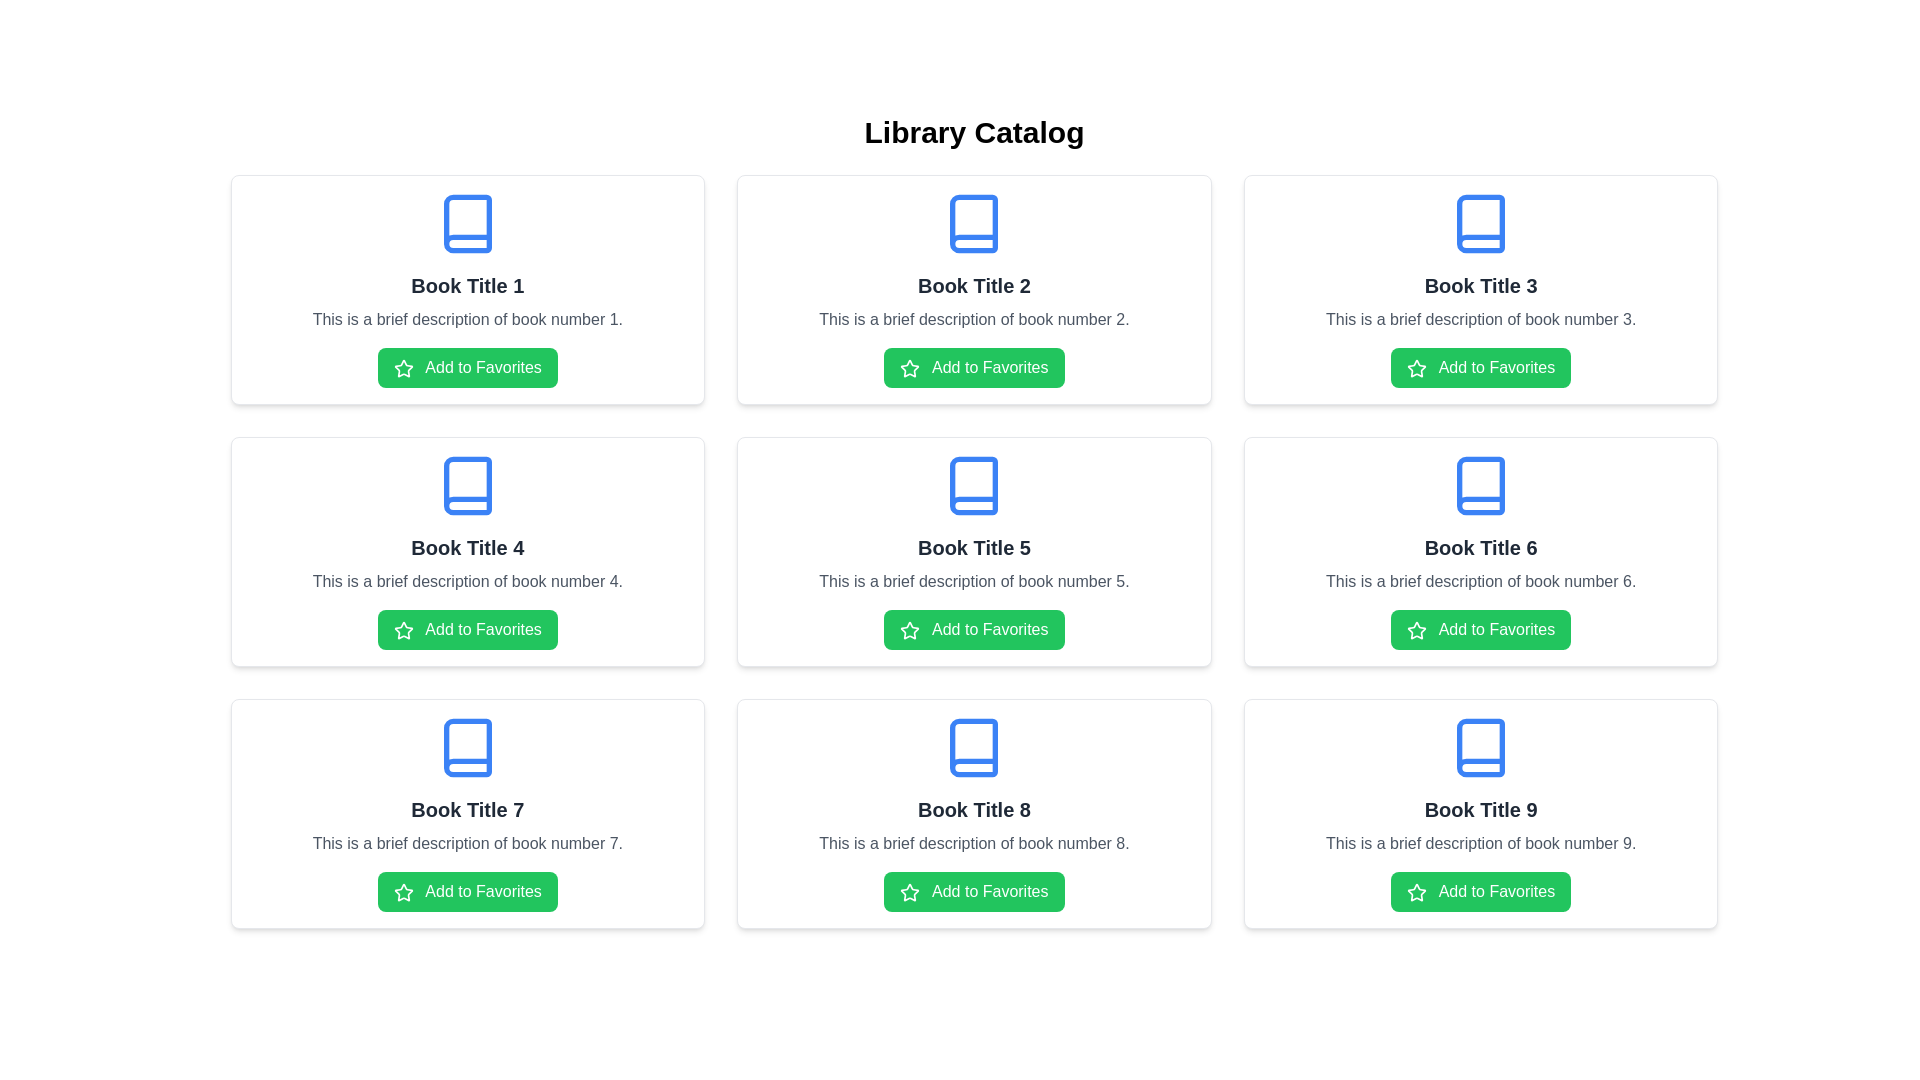 The width and height of the screenshot is (1920, 1080). I want to click on the button that adds 'Book Title 3' to the favorites list to observe the hover effect, so click(1481, 367).